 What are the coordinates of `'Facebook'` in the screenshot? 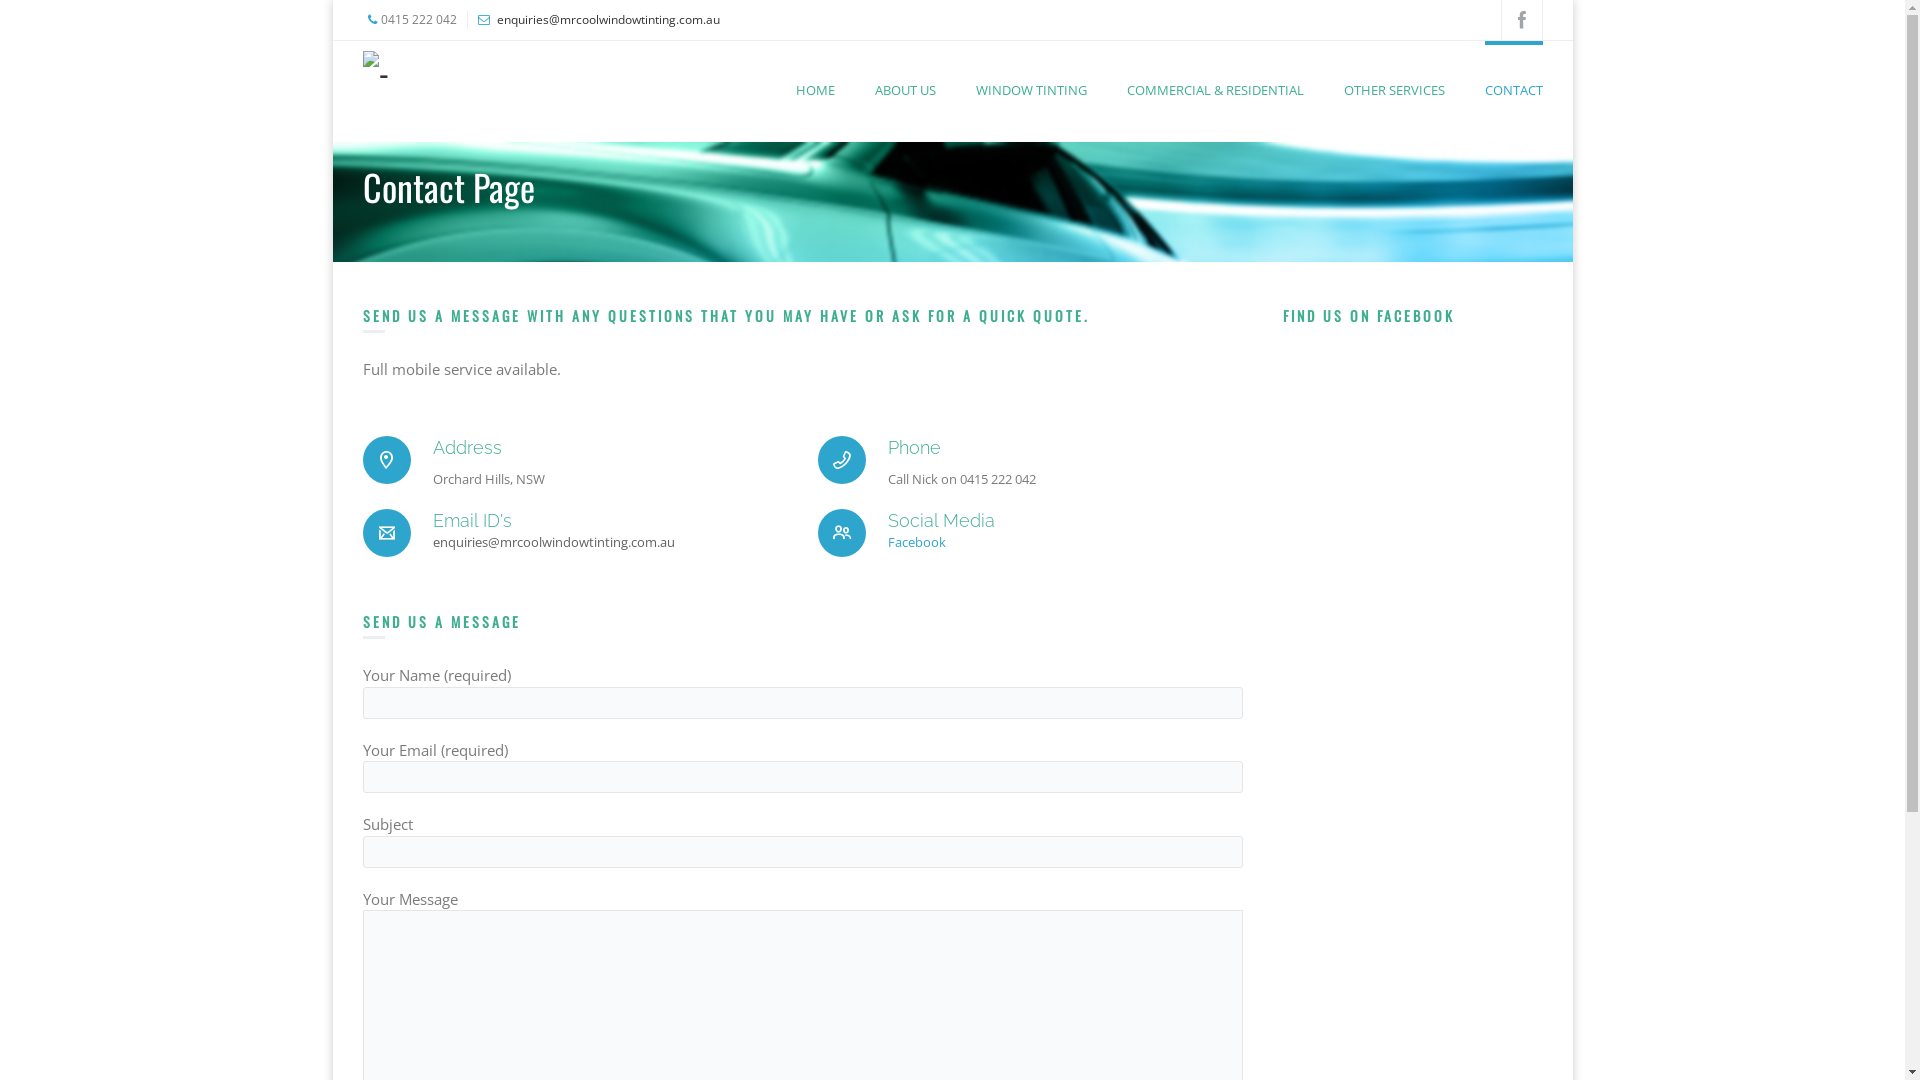 It's located at (915, 543).